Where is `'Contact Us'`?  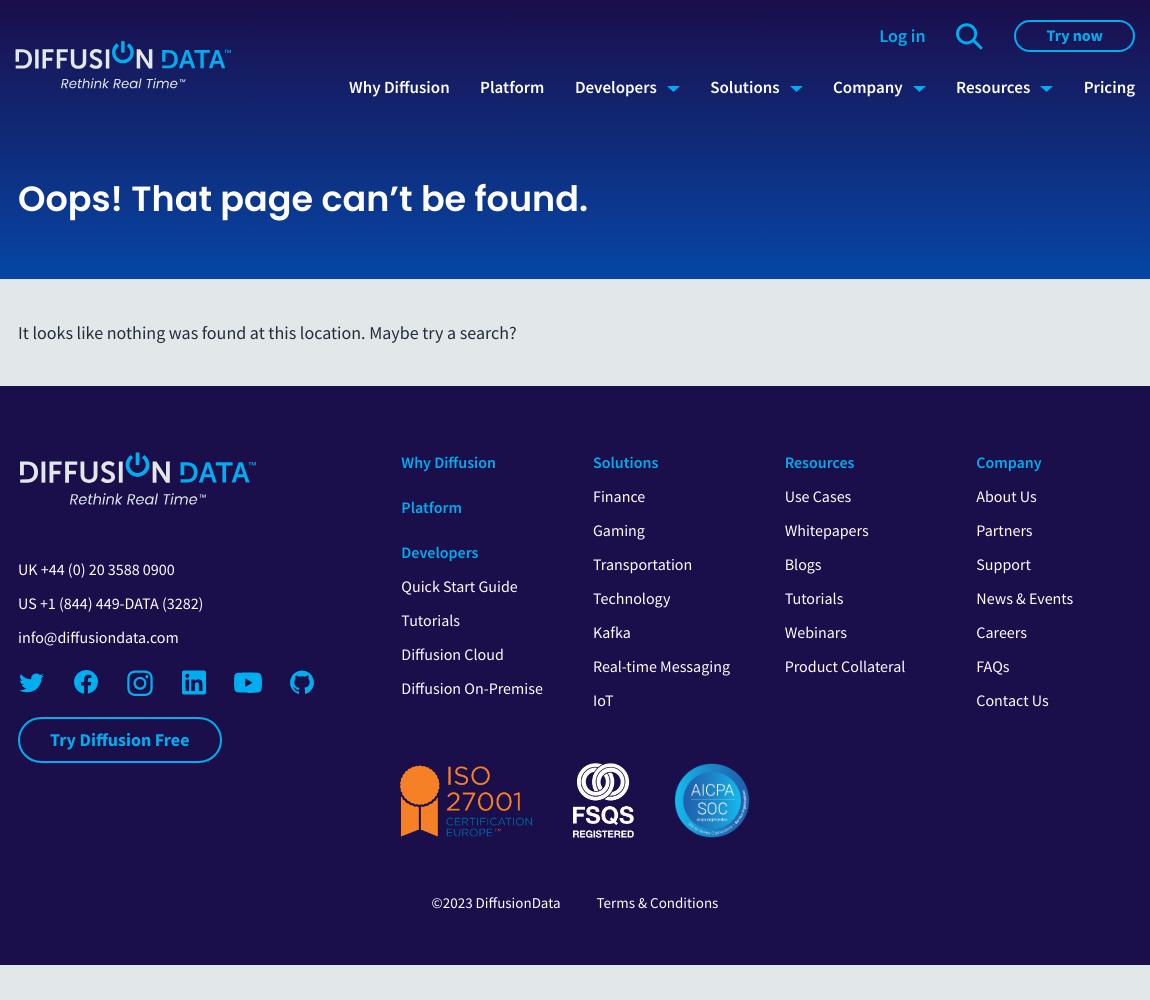 'Contact Us' is located at coordinates (1012, 700).